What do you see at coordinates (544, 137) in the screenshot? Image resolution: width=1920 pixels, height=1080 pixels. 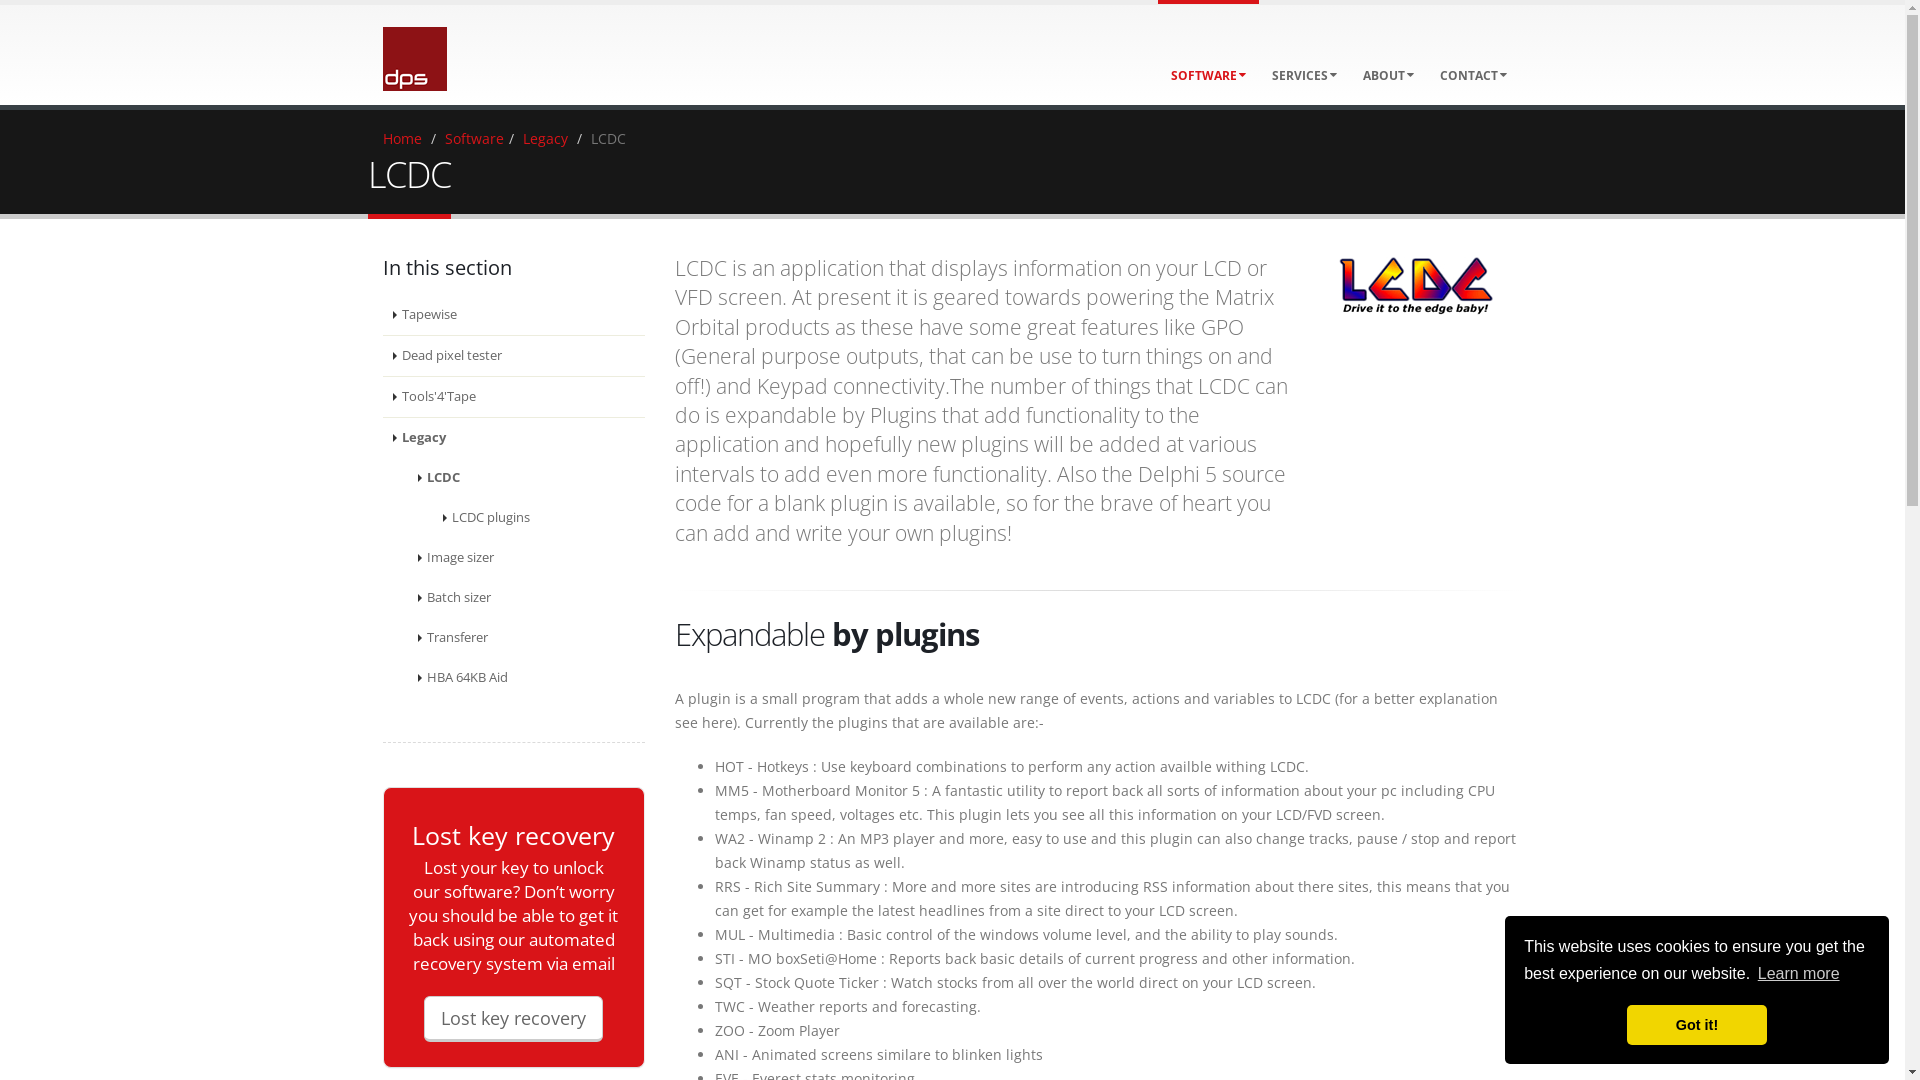 I see `'Legacy'` at bounding box center [544, 137].